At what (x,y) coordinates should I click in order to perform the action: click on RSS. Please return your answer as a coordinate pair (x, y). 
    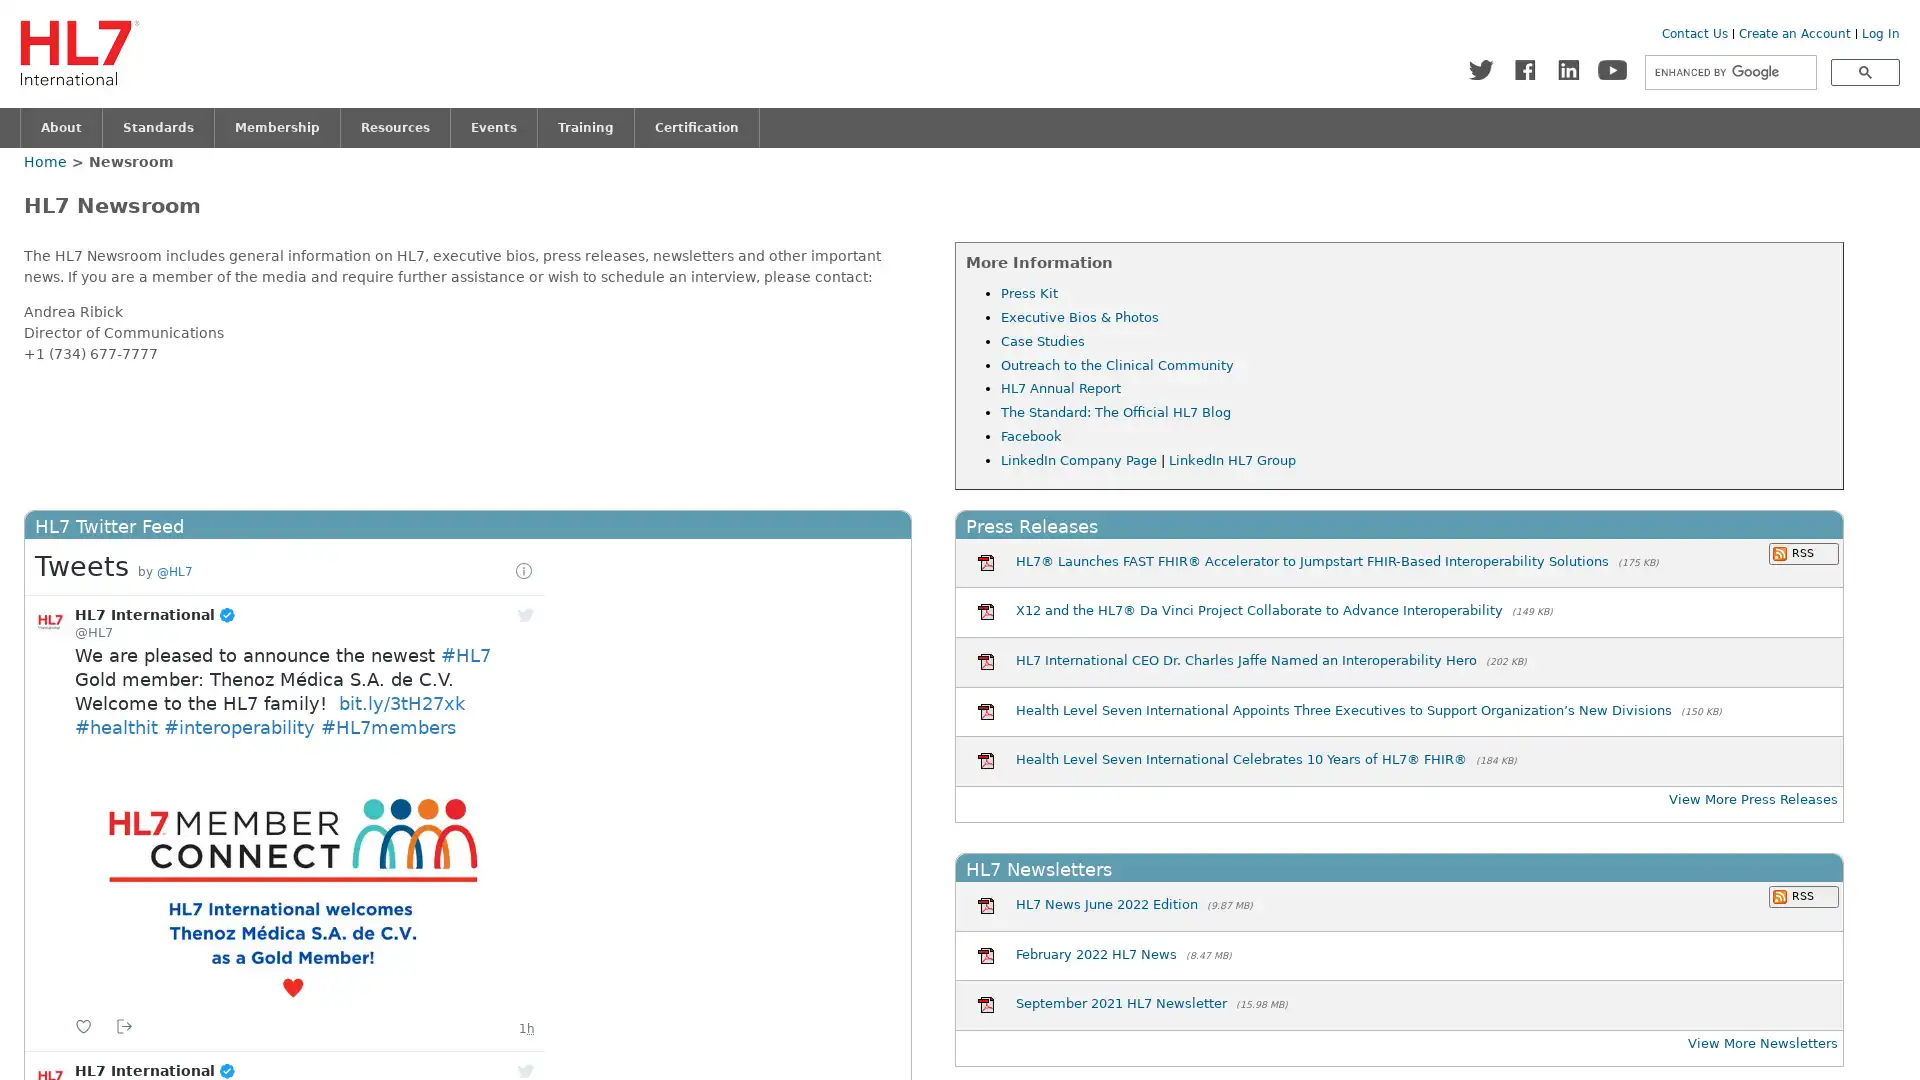
    Looking at the image, I should click on (1803, 894).